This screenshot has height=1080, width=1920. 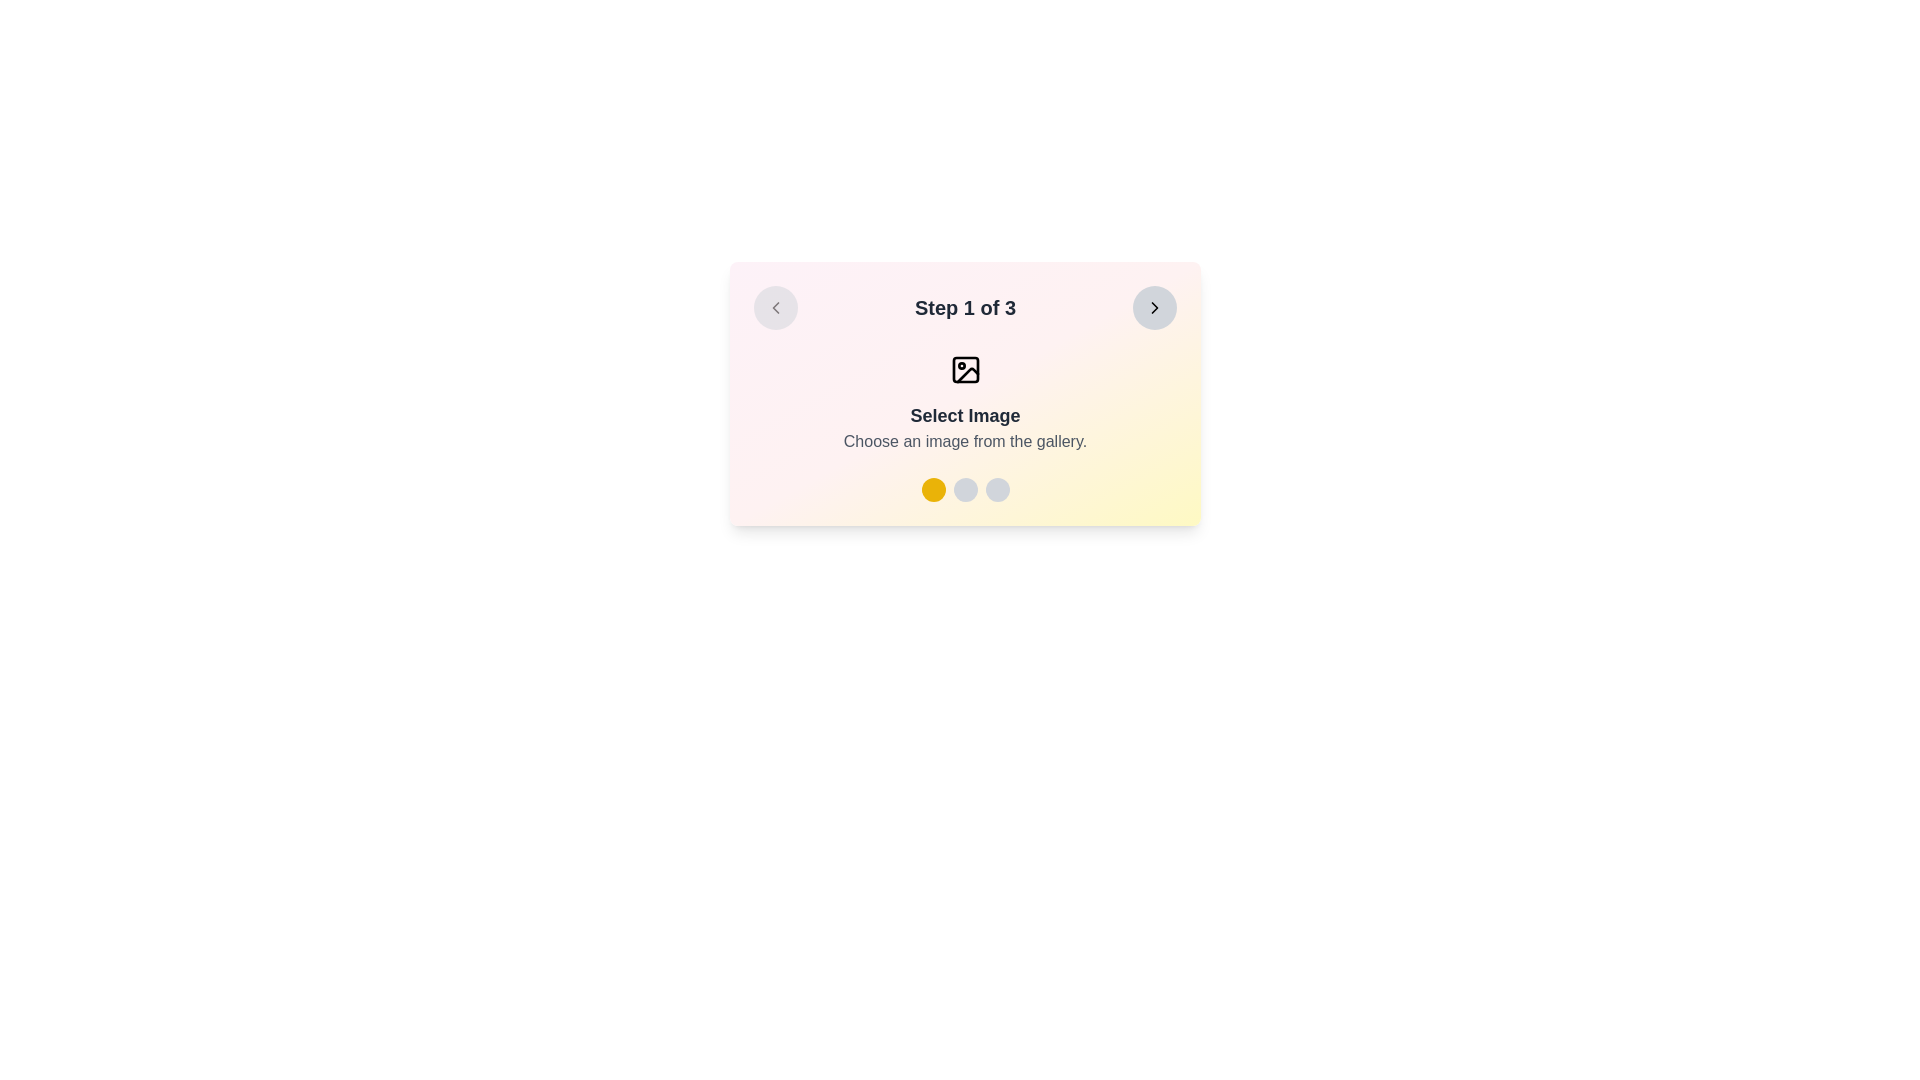 I want to click on the second circular indicator button, which is gray in color and positioned between an orange circle and another gray circle at the bottom center of the card, so click(x=965, y=489).